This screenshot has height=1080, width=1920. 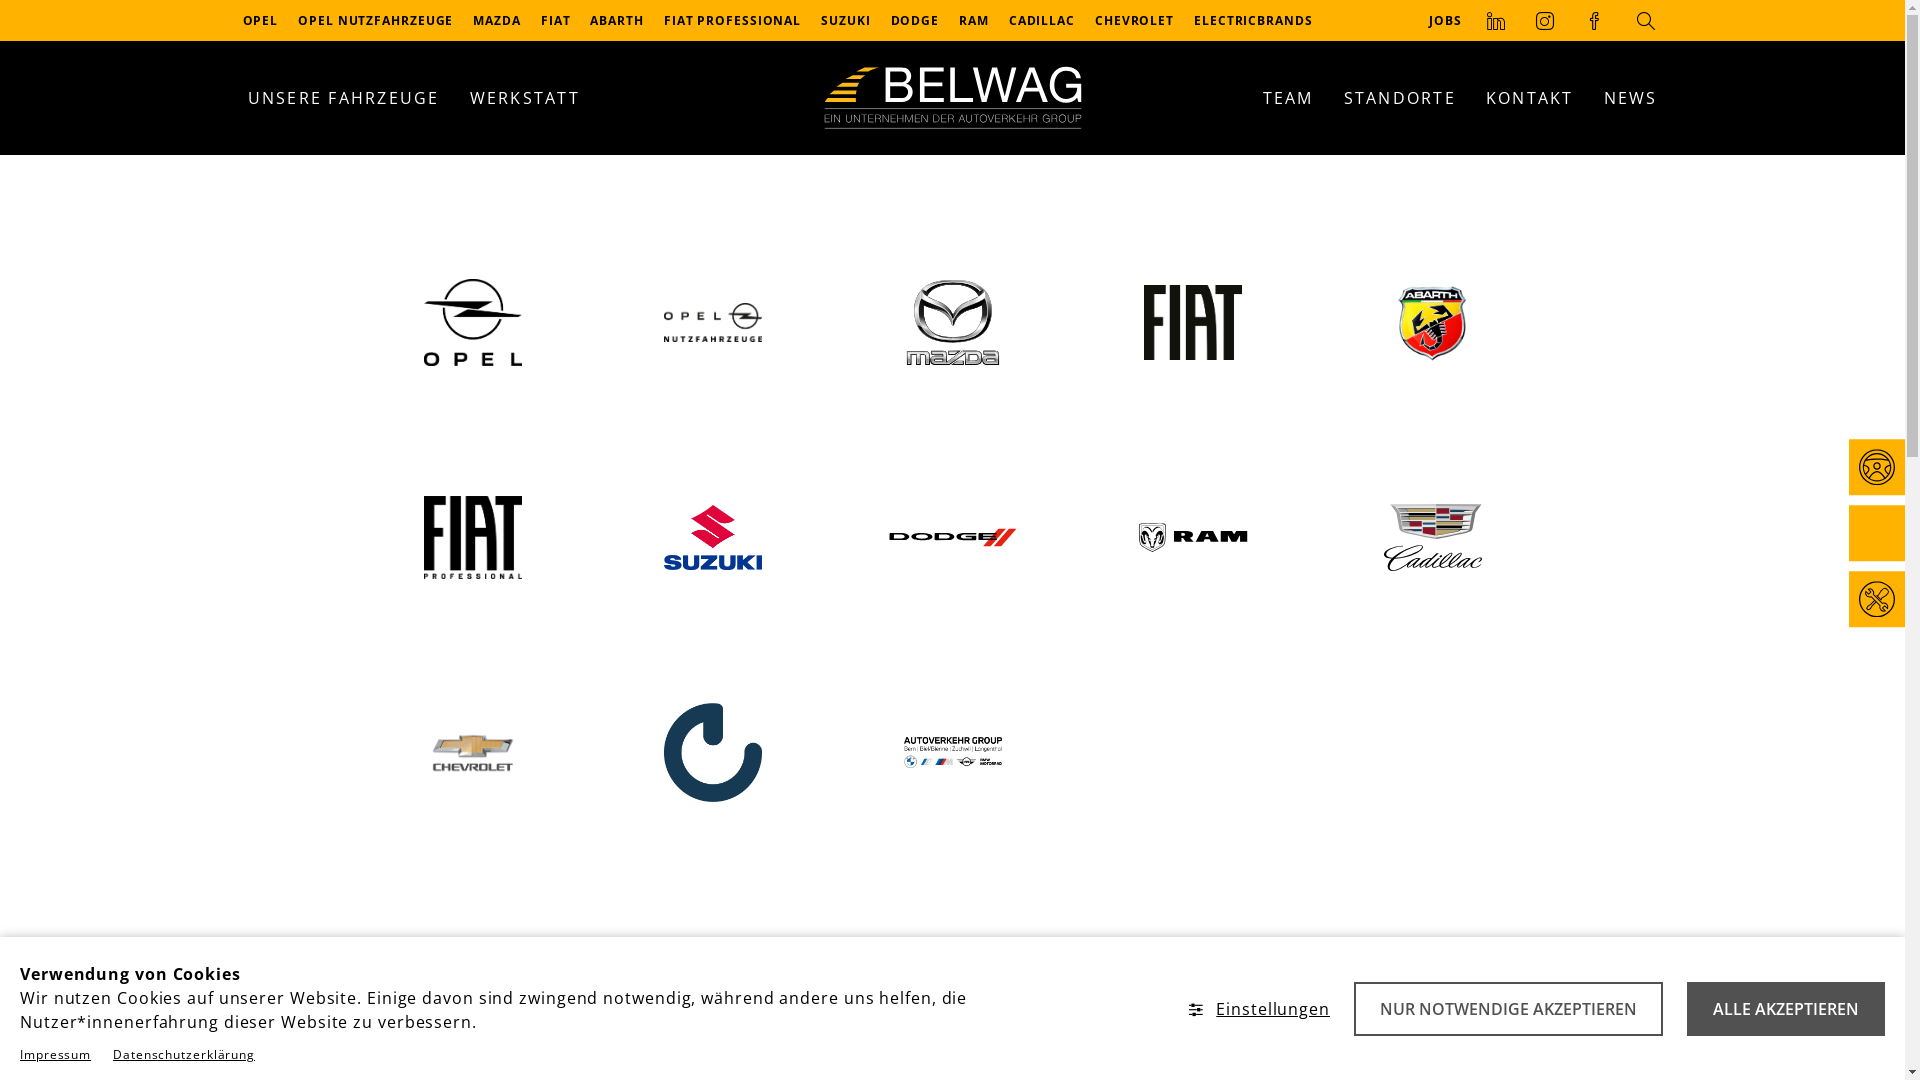 I want to click on 'Cadillac', so click(x=1432, y=536).